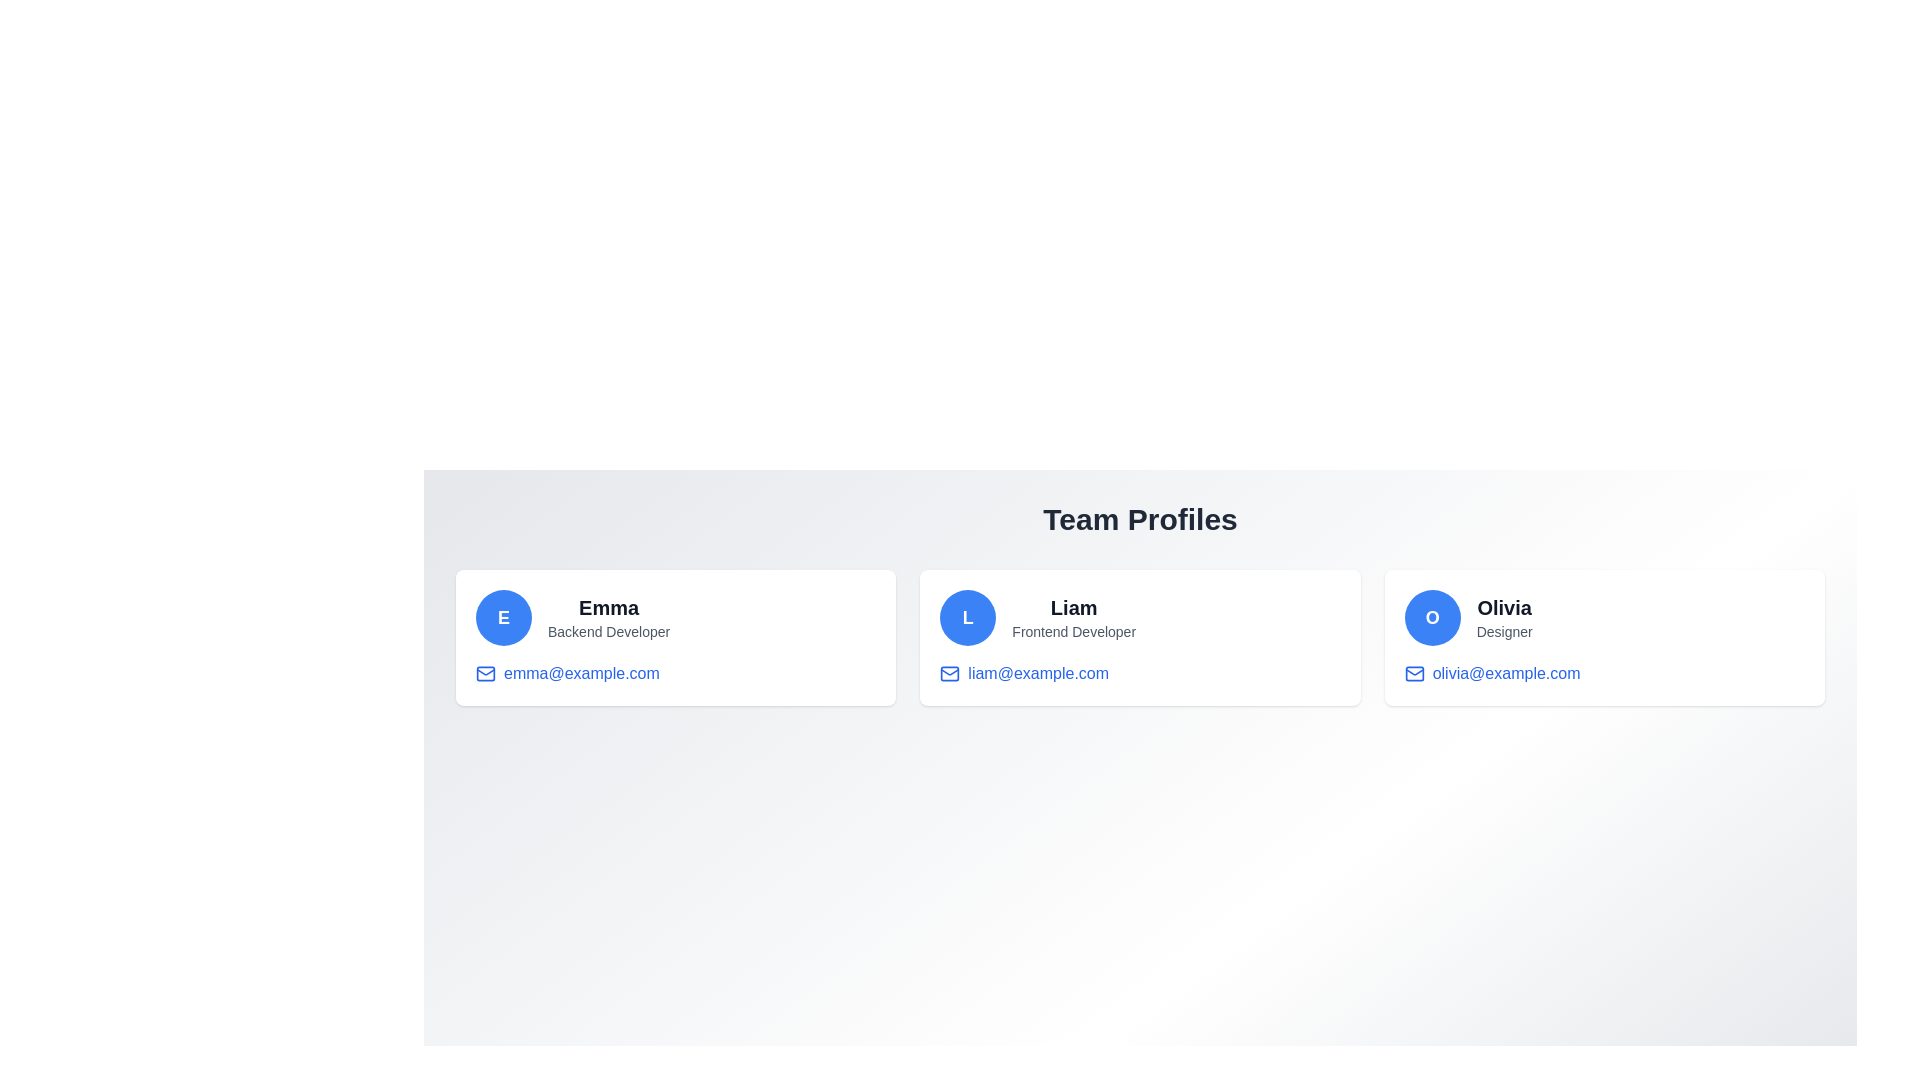 Image resolution: width=1920 pixels, height=1080 pixels. I want to click on the text block displaying 'Olivia' and 'Designer', which is located in the rightmost card of a three-card layout, positioned above an email address link and to the right of a circular profile picture icon, so click(1504, 616).